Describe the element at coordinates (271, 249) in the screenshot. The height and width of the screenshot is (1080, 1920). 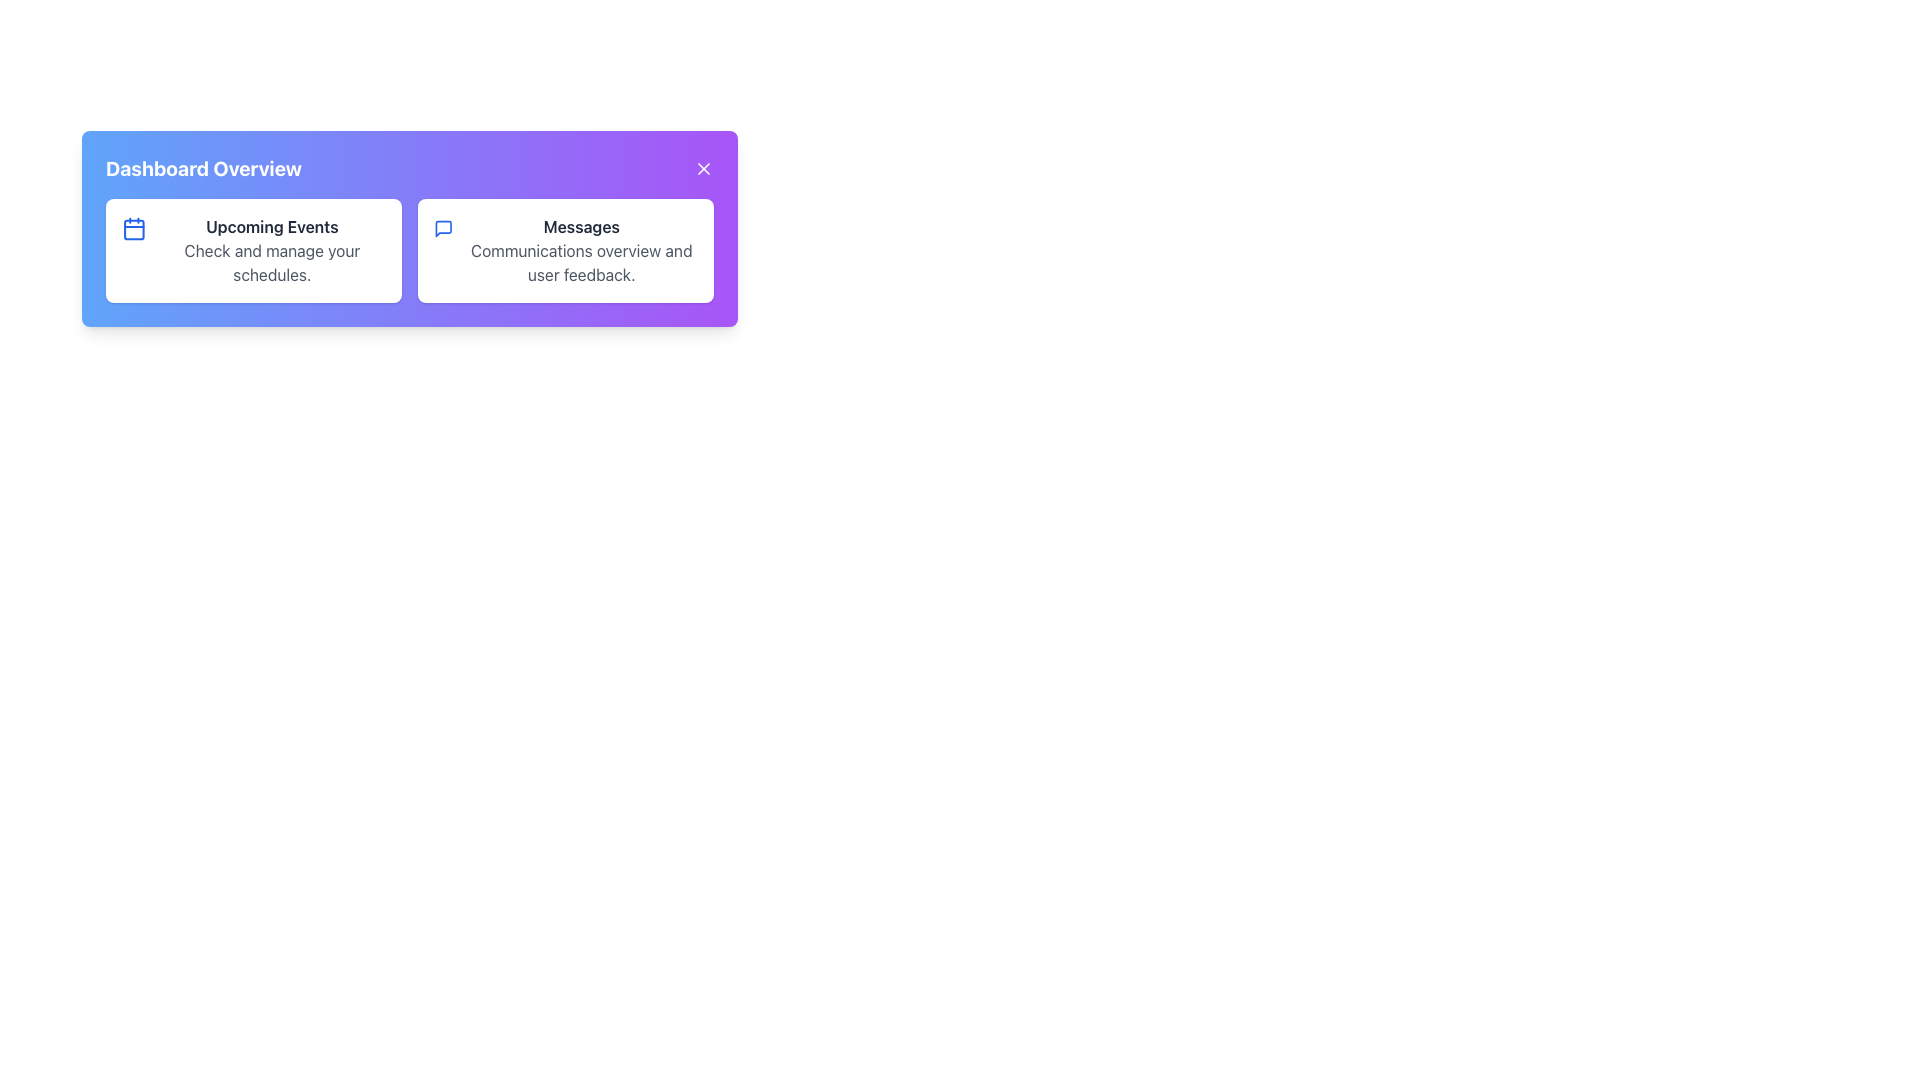
I see `text block element titled 'Upcoming Events' which contains the subtitle 'Check and manage your schedules.'` at that location.